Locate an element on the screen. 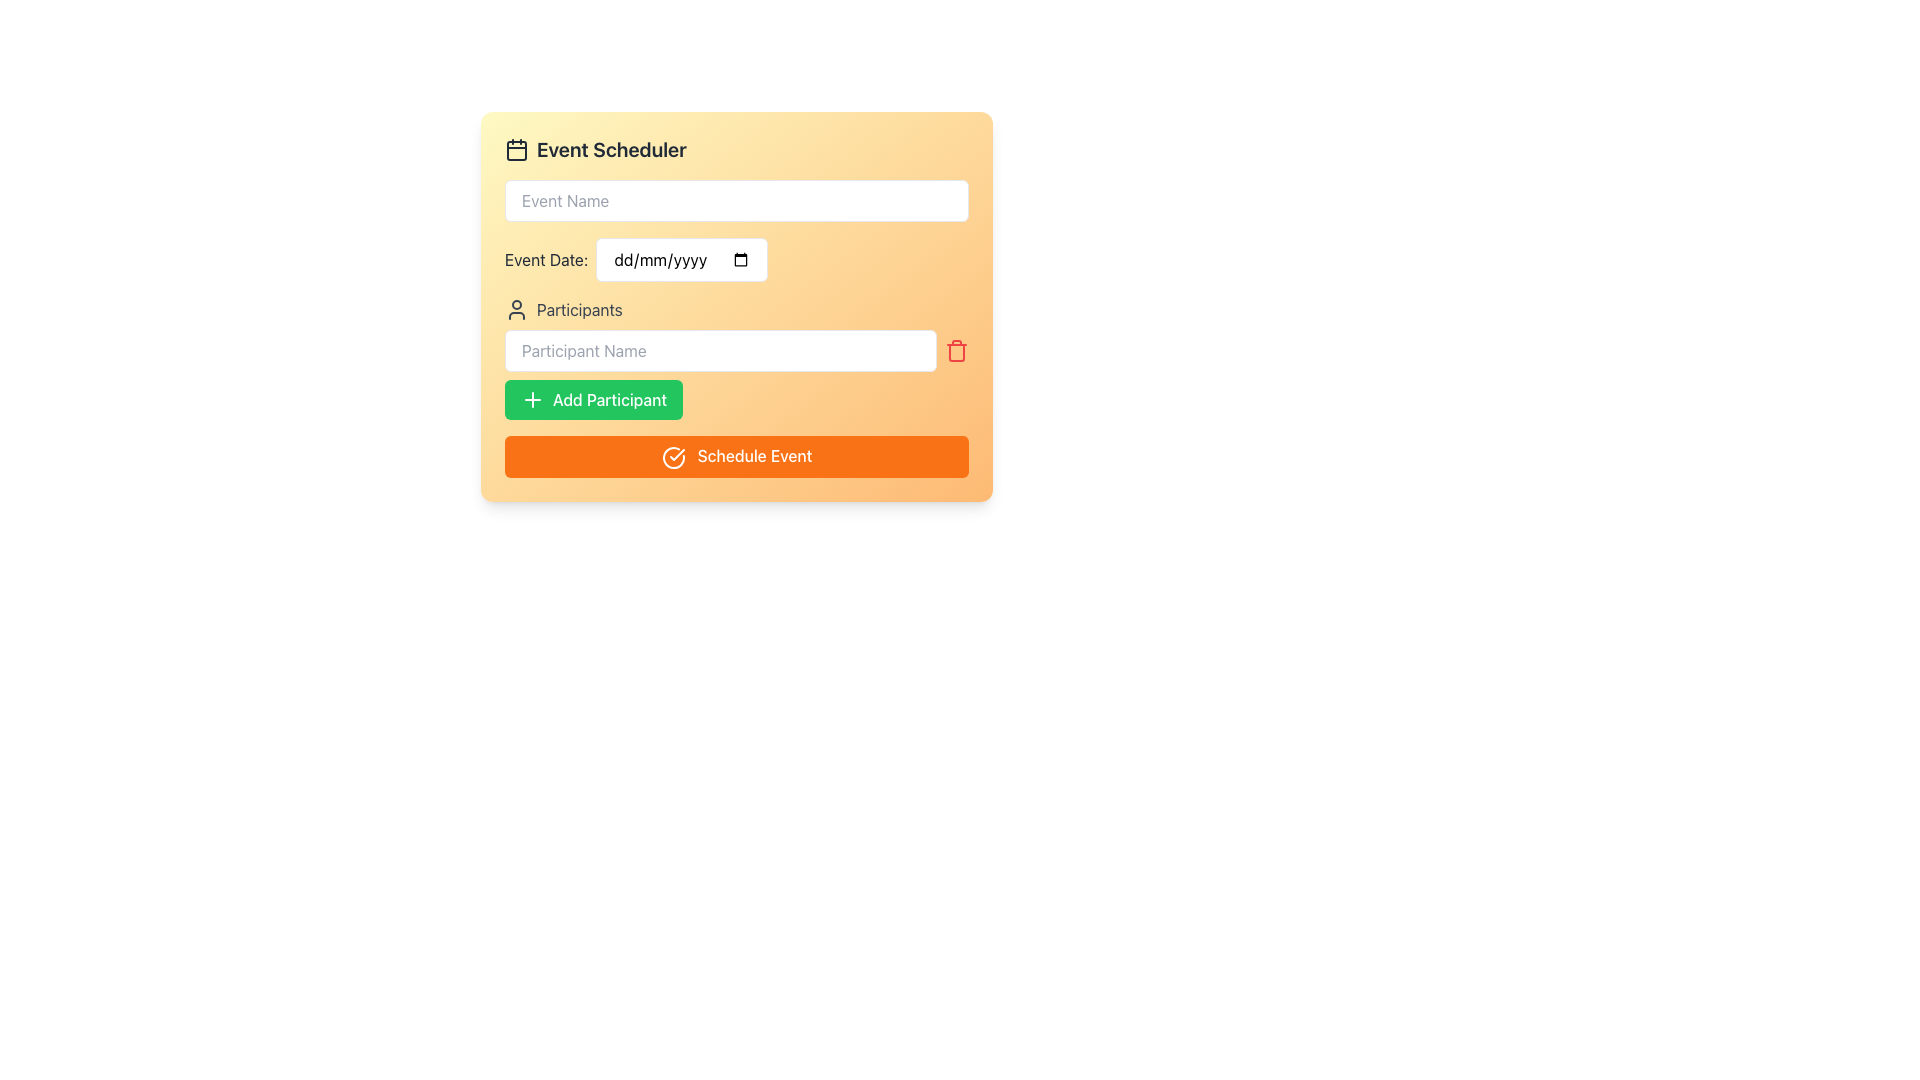 The width and height of the screenshot is (1920, 1080). the calendar icon located in the header section labeled 'Event Scheduler', which is characterized by a square outline and mounting rings at the top is located at coordinates (517, 149).